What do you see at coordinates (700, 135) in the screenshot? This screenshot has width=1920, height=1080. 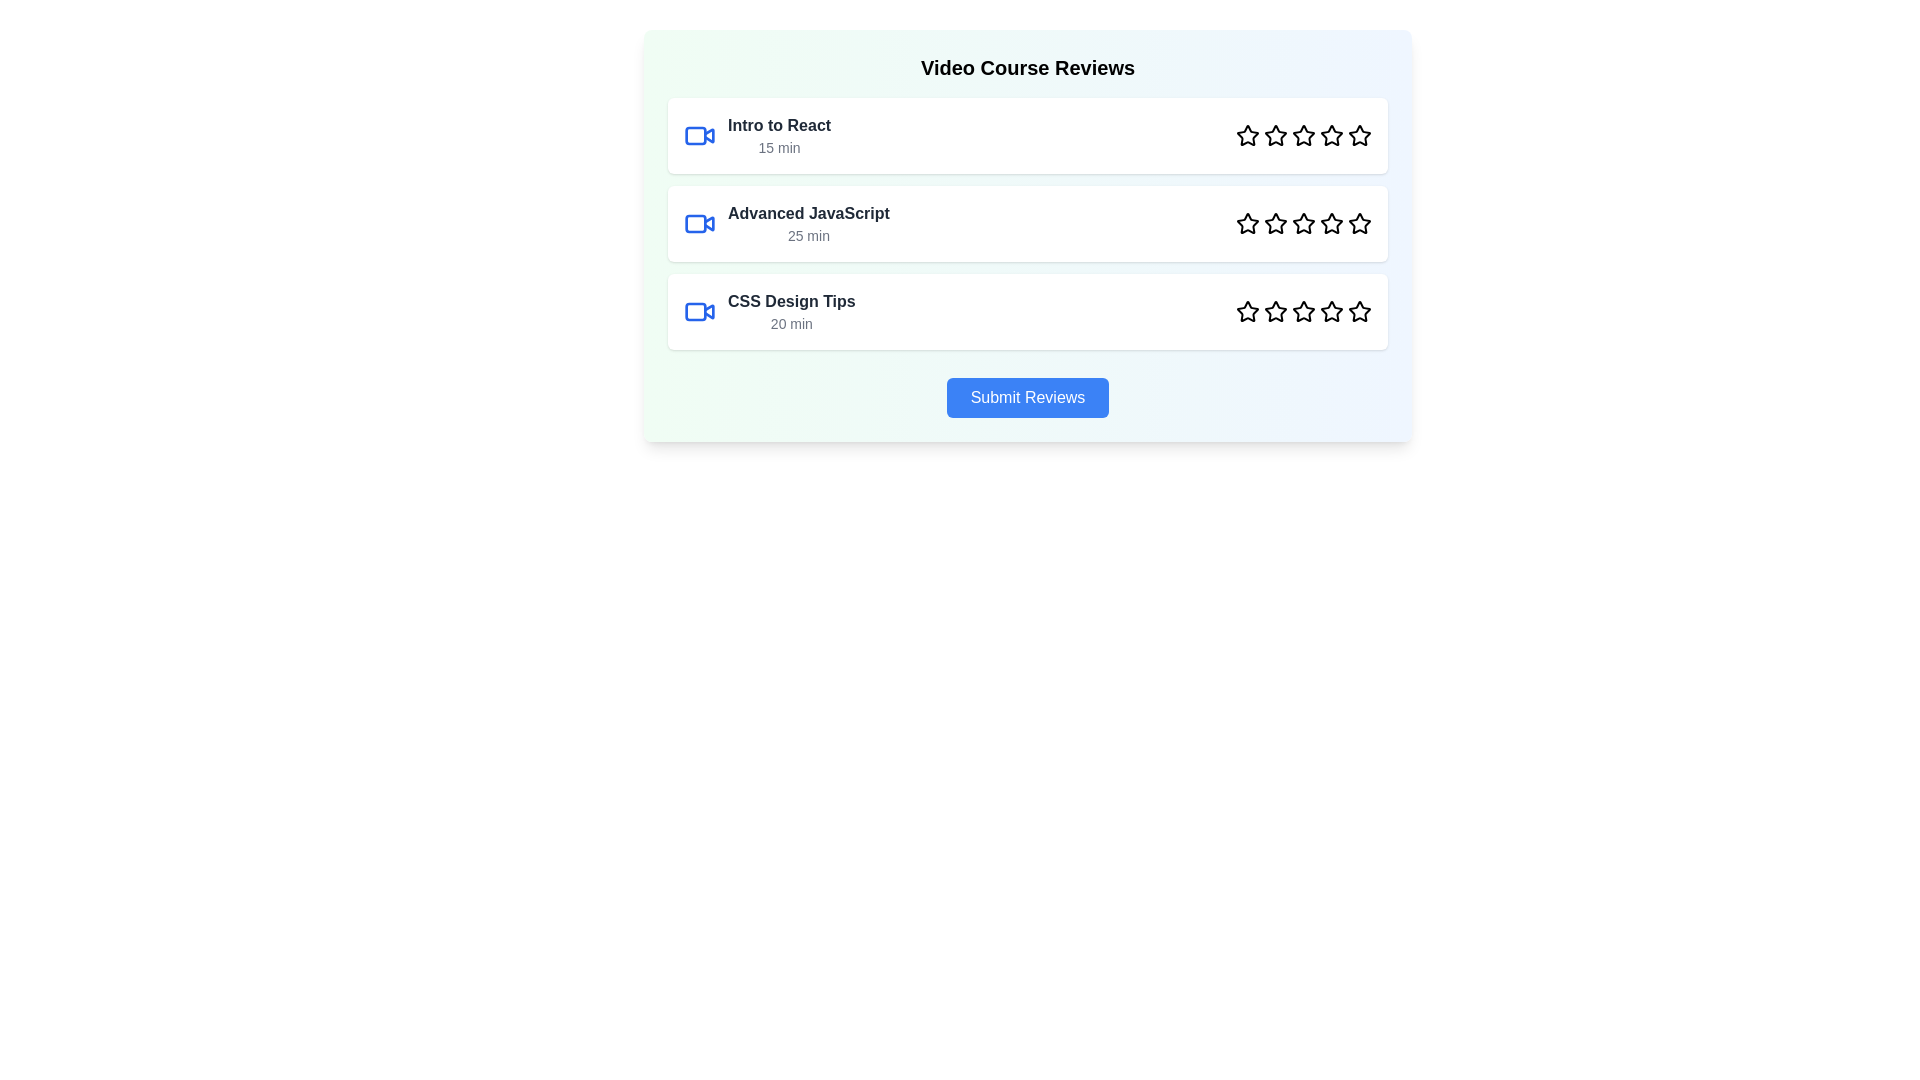 I see `the video icon next to the video title` at bounding box center [700, 135].